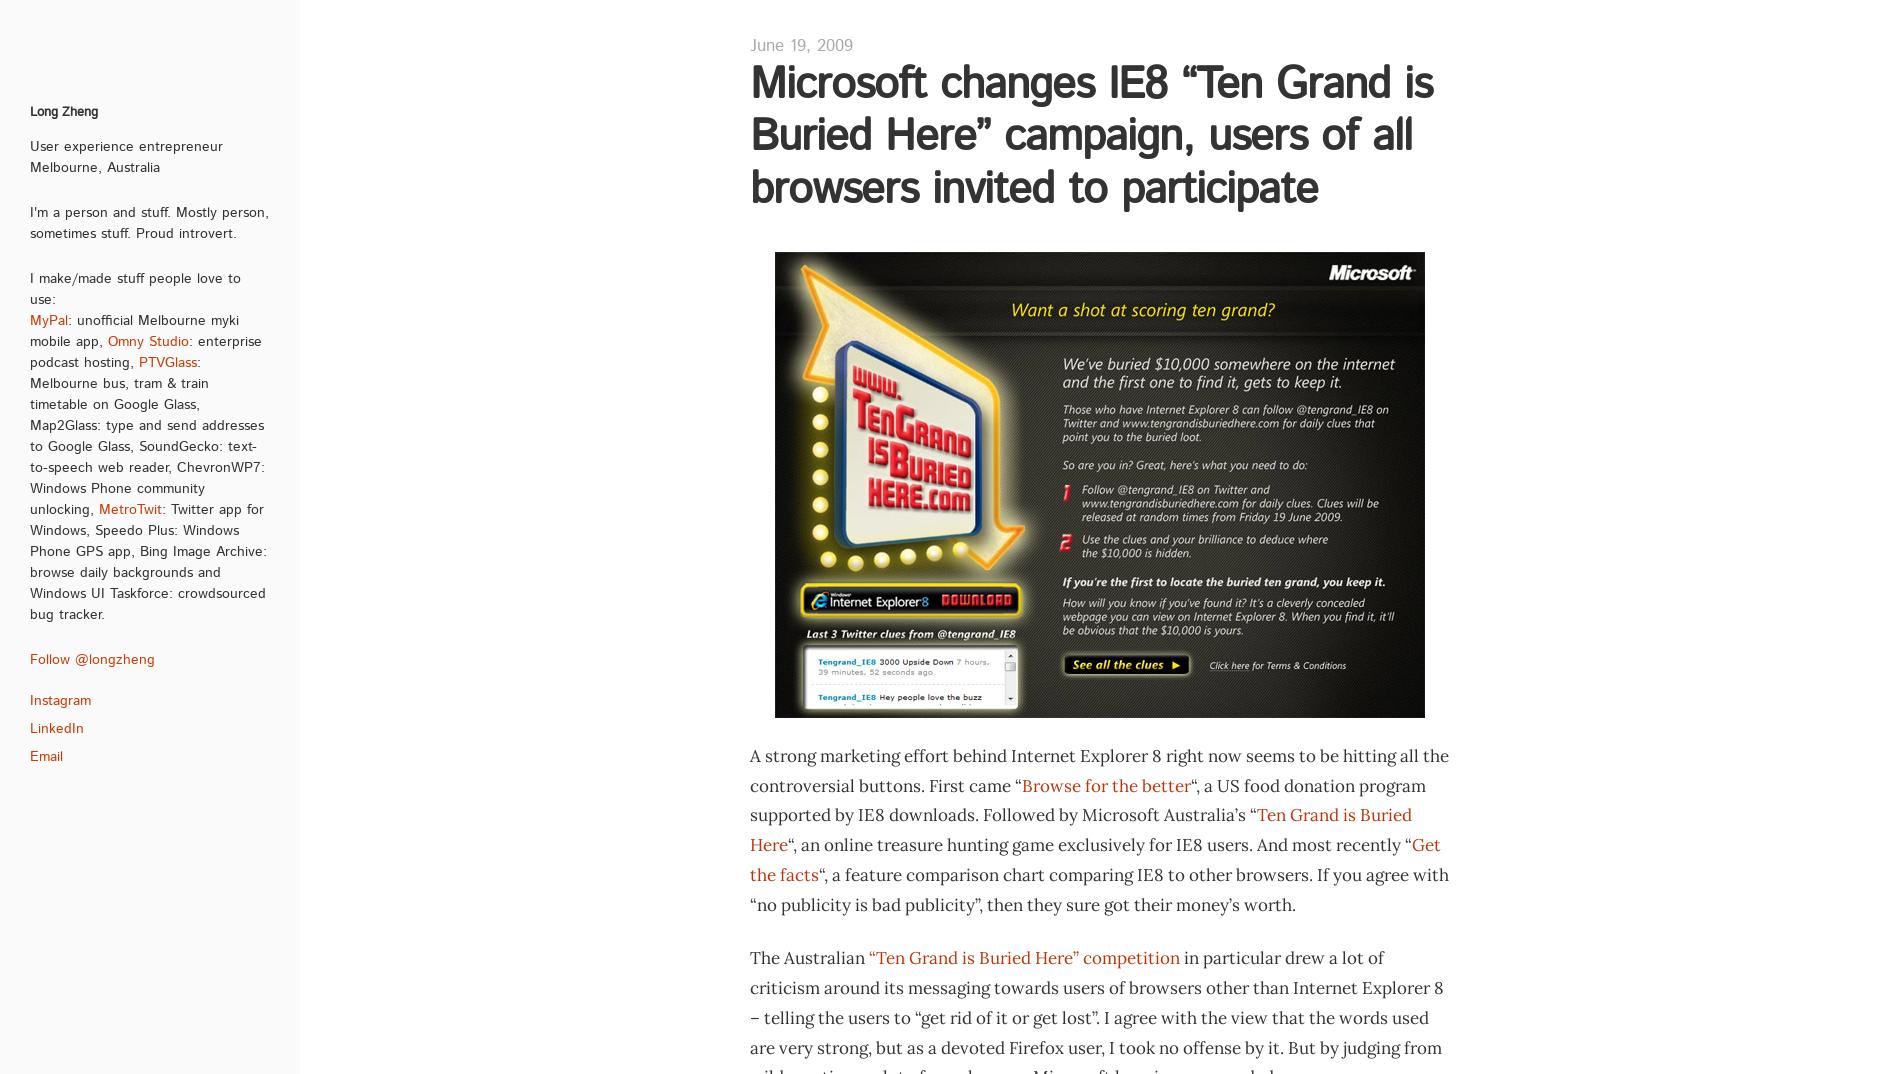 The width and height of the screenshot is (1900, 1074). What do you see at coordinates (60, 700) in the screenshot?
I see `'Instagram'` at bounding box center [60, 700].